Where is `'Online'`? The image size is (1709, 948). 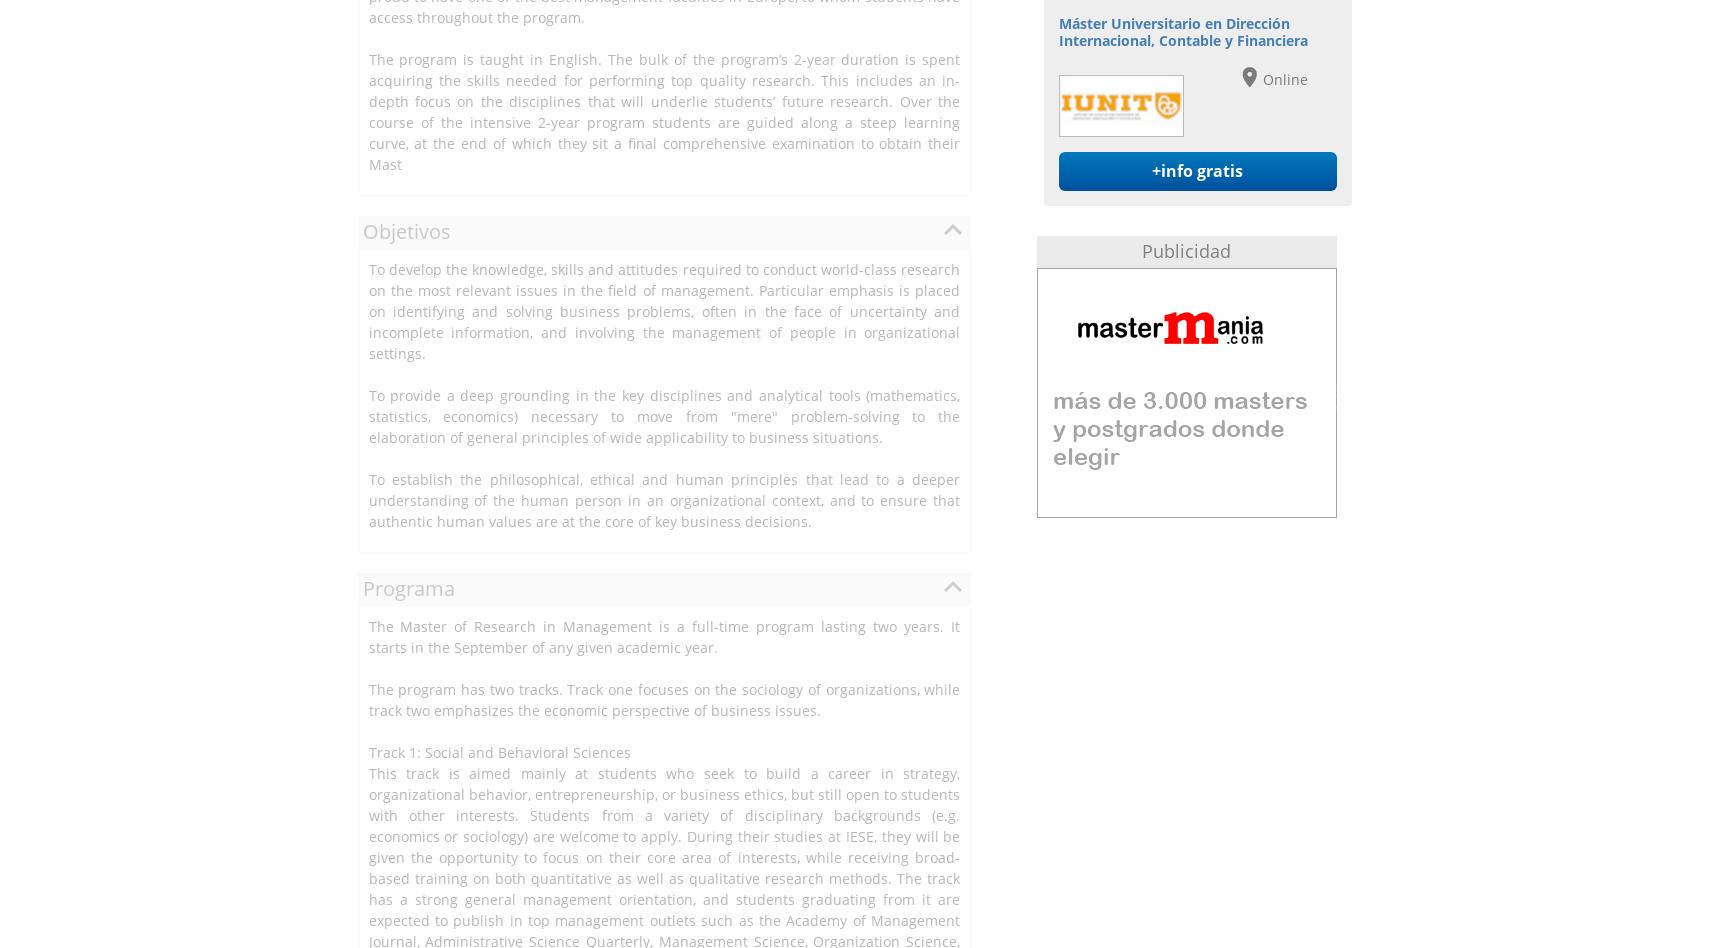
'Online' is located at coordinates (1284, 78).